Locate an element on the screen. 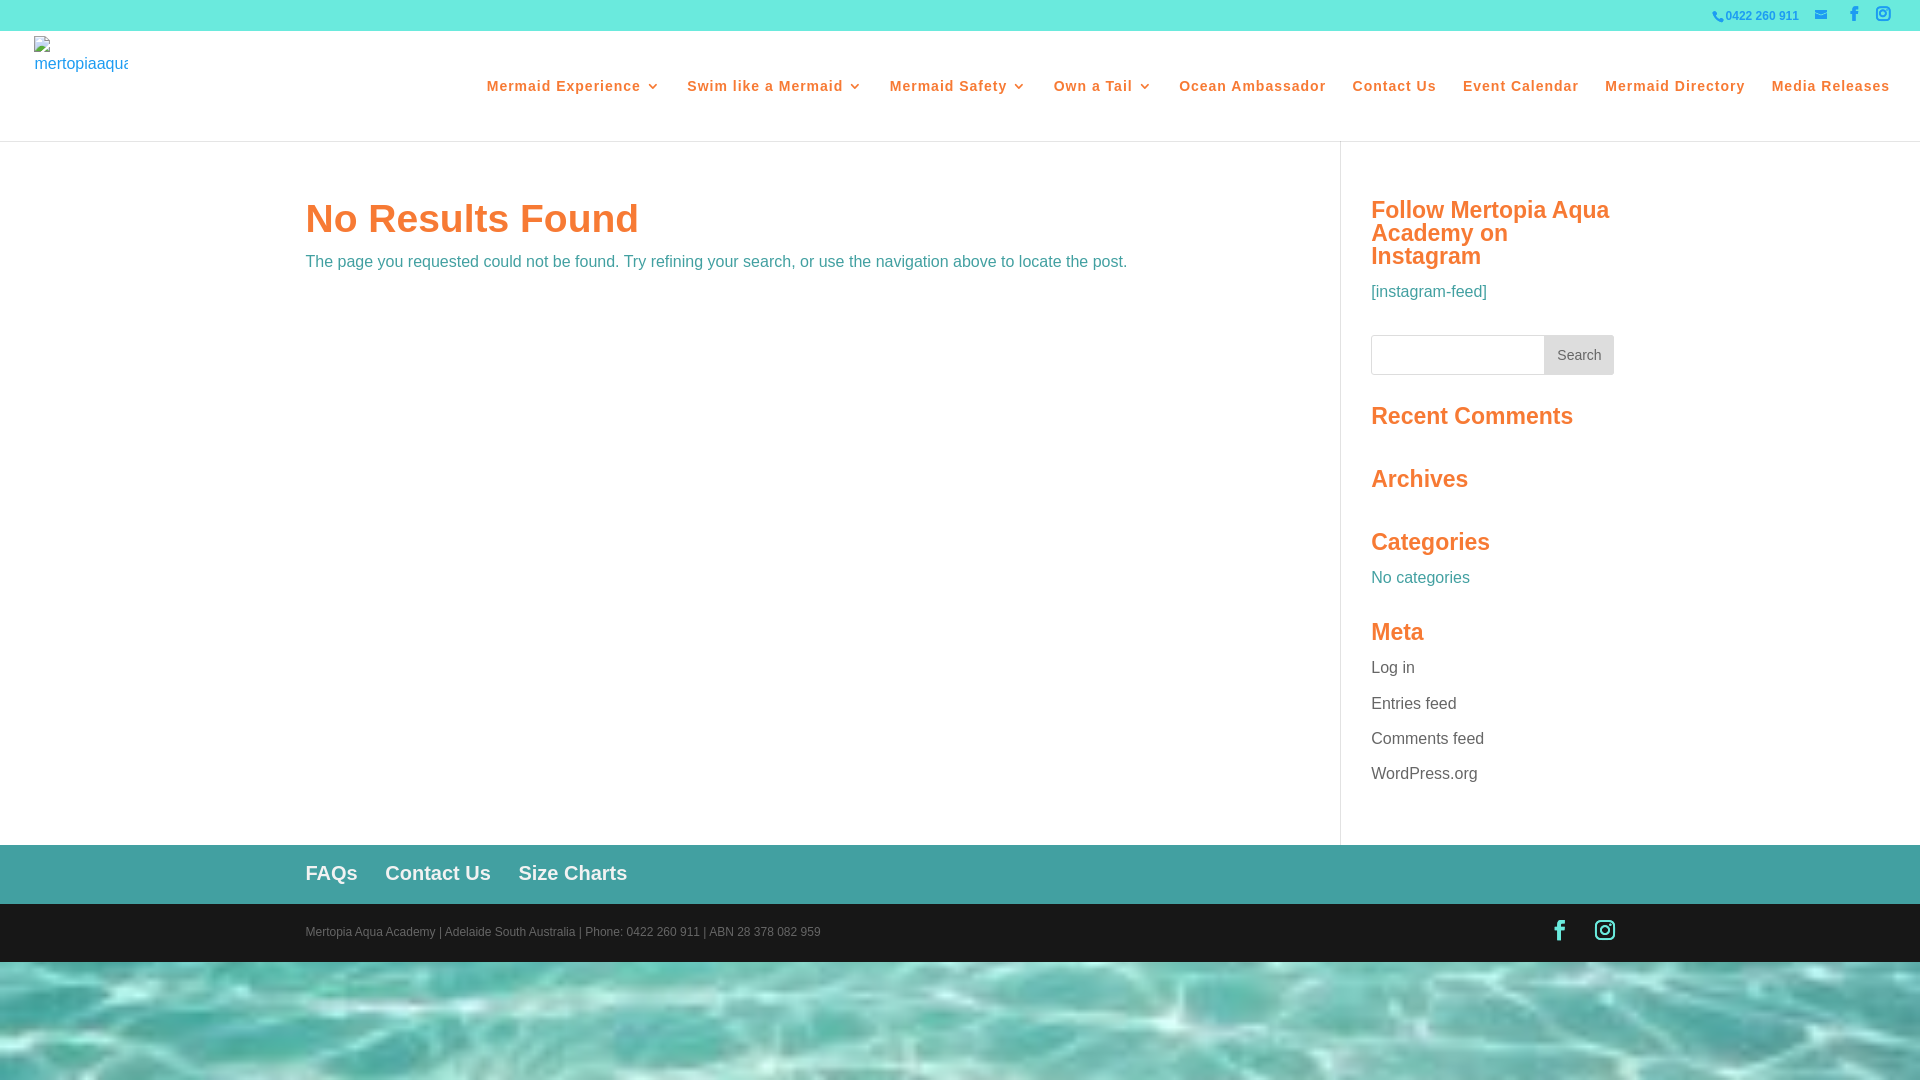 Image resolution: width=1920 pixels, height=1080 pixels. 'Mermaid Experience' is located at coordinates (573, 110).